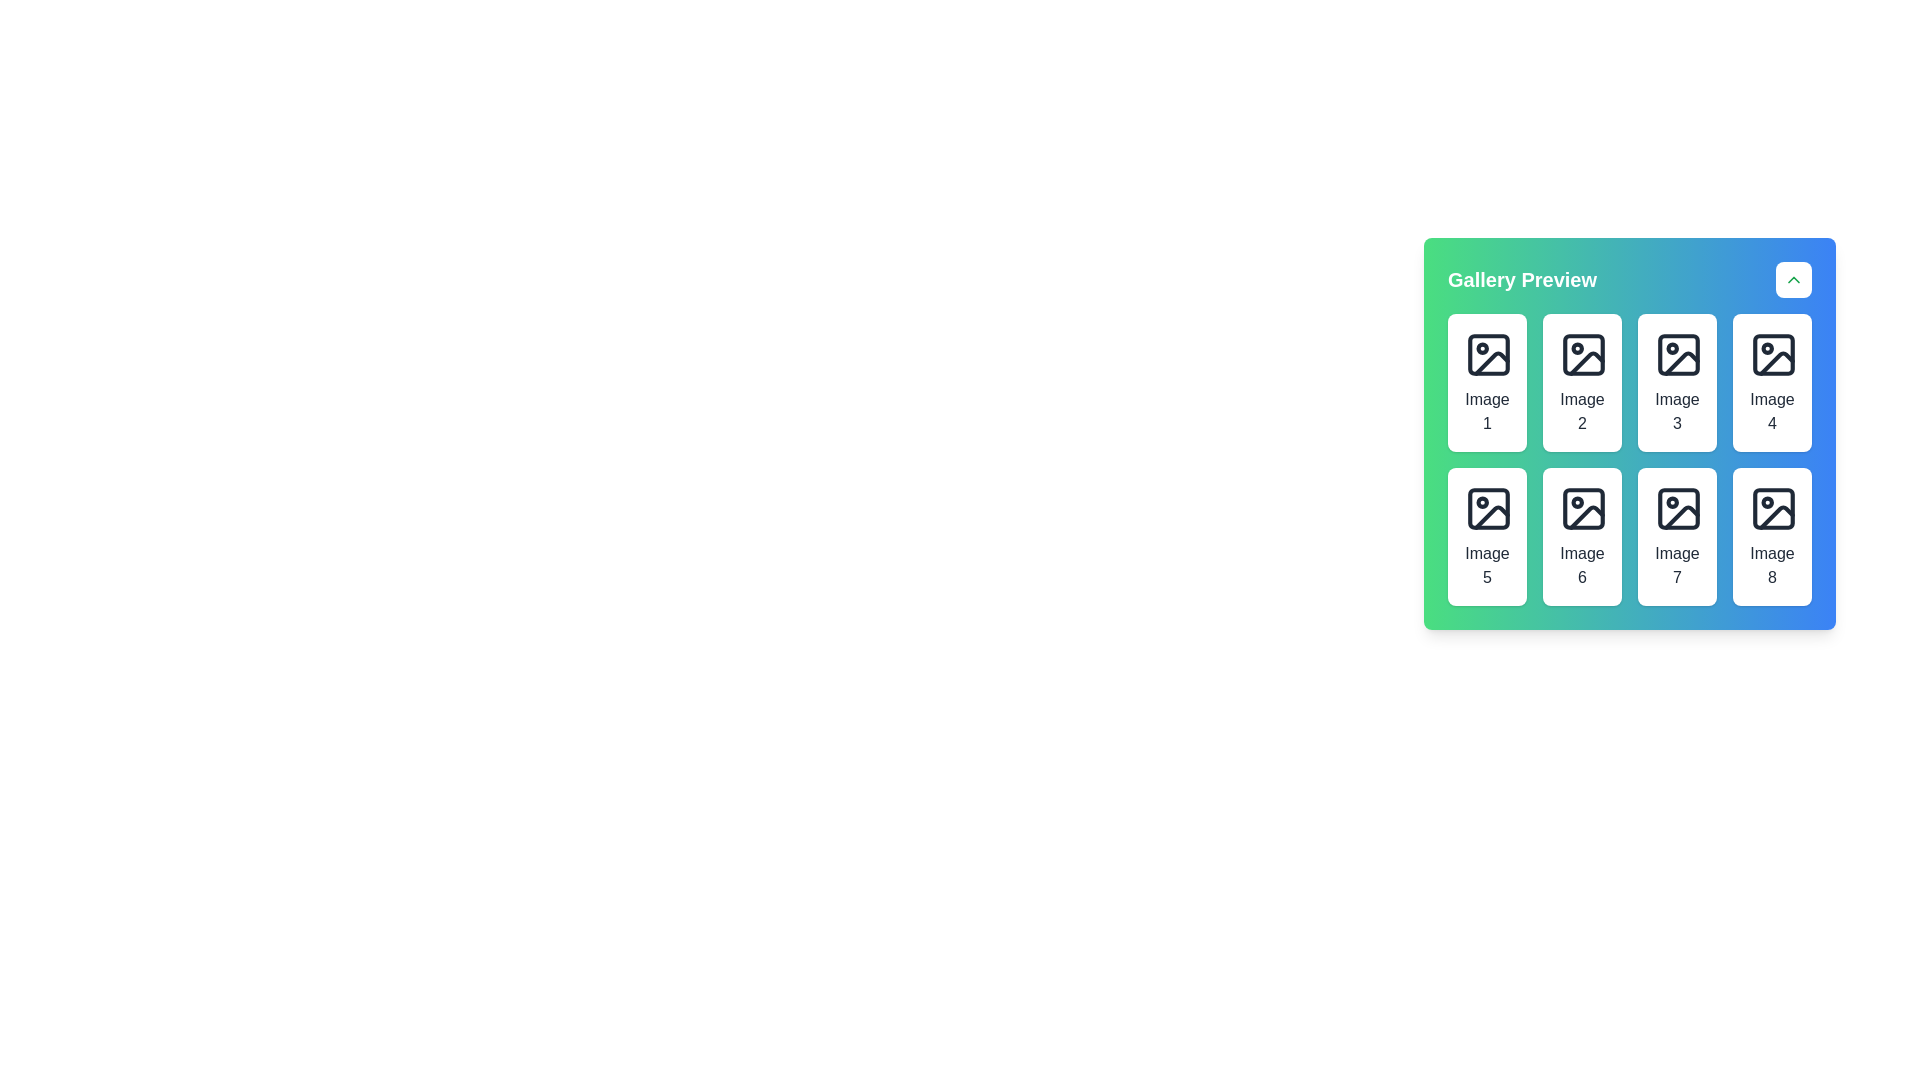 The image size is (1920, 1080). I want to click on the Image card or gallery item placeholder located in the second row and first column of the grid, so click(1487, 535).